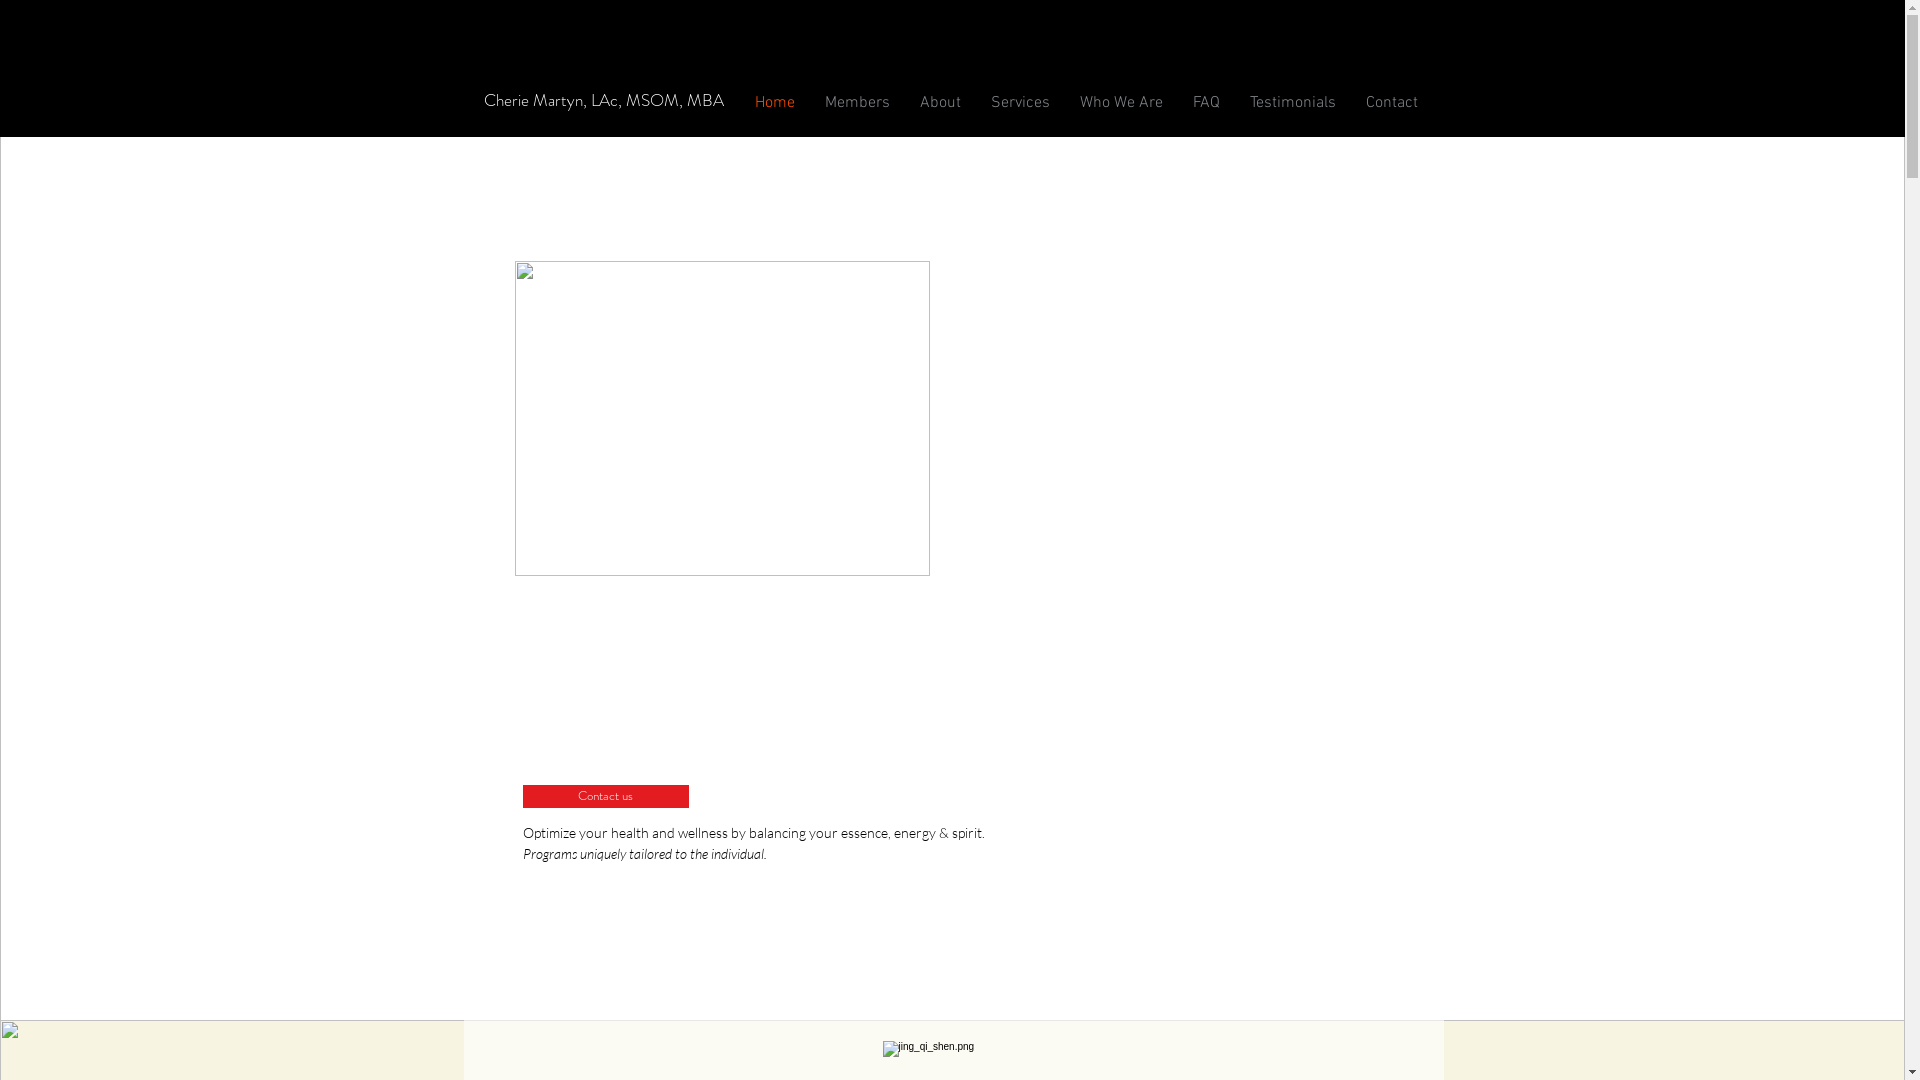 The width and height of the screenshot is (1920, 1080). What do you see at coordinates (773, 103) in the screenshot?
I see `'Home'` at bounding box center [773, 103].